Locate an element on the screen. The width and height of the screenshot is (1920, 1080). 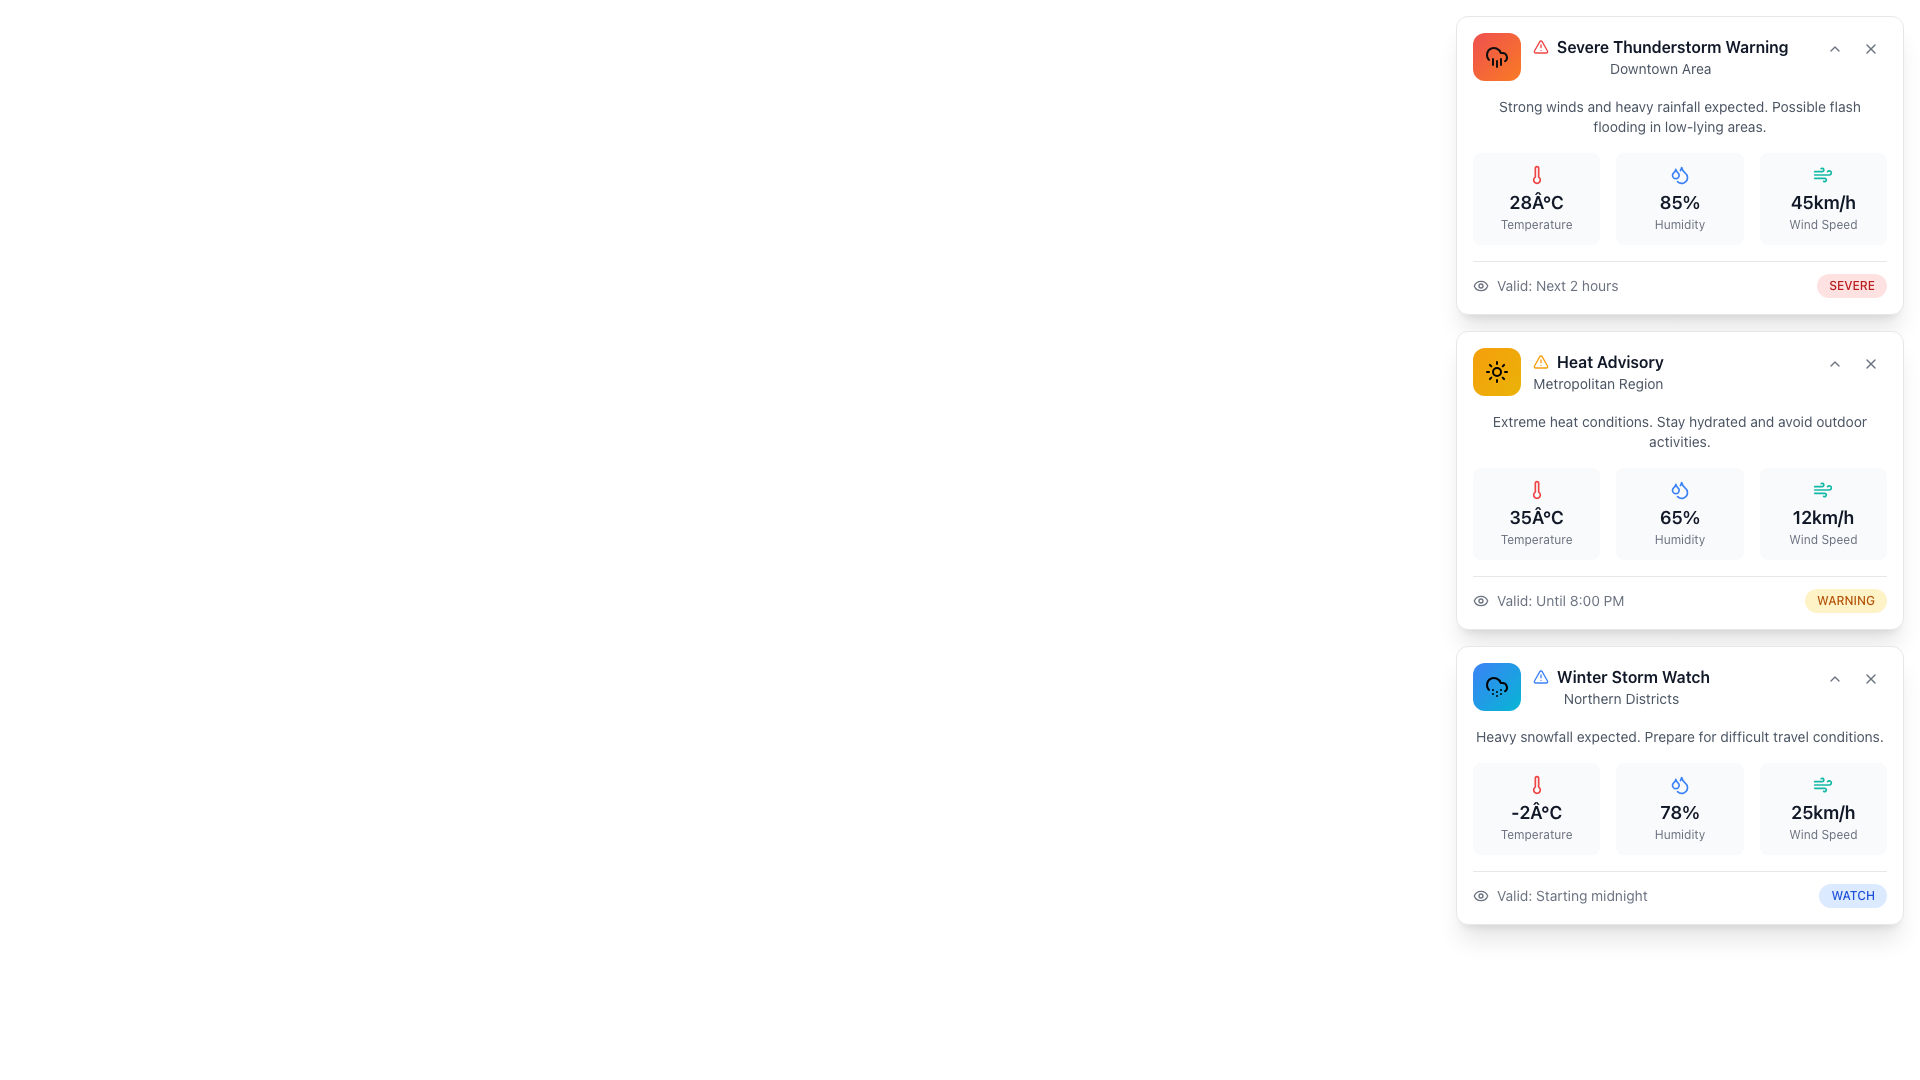
the group of interactive icons (minimize and close buttons) located at the upper right corner of the 'Winter Storm Watch' card is located at coordinates (1851, 677).